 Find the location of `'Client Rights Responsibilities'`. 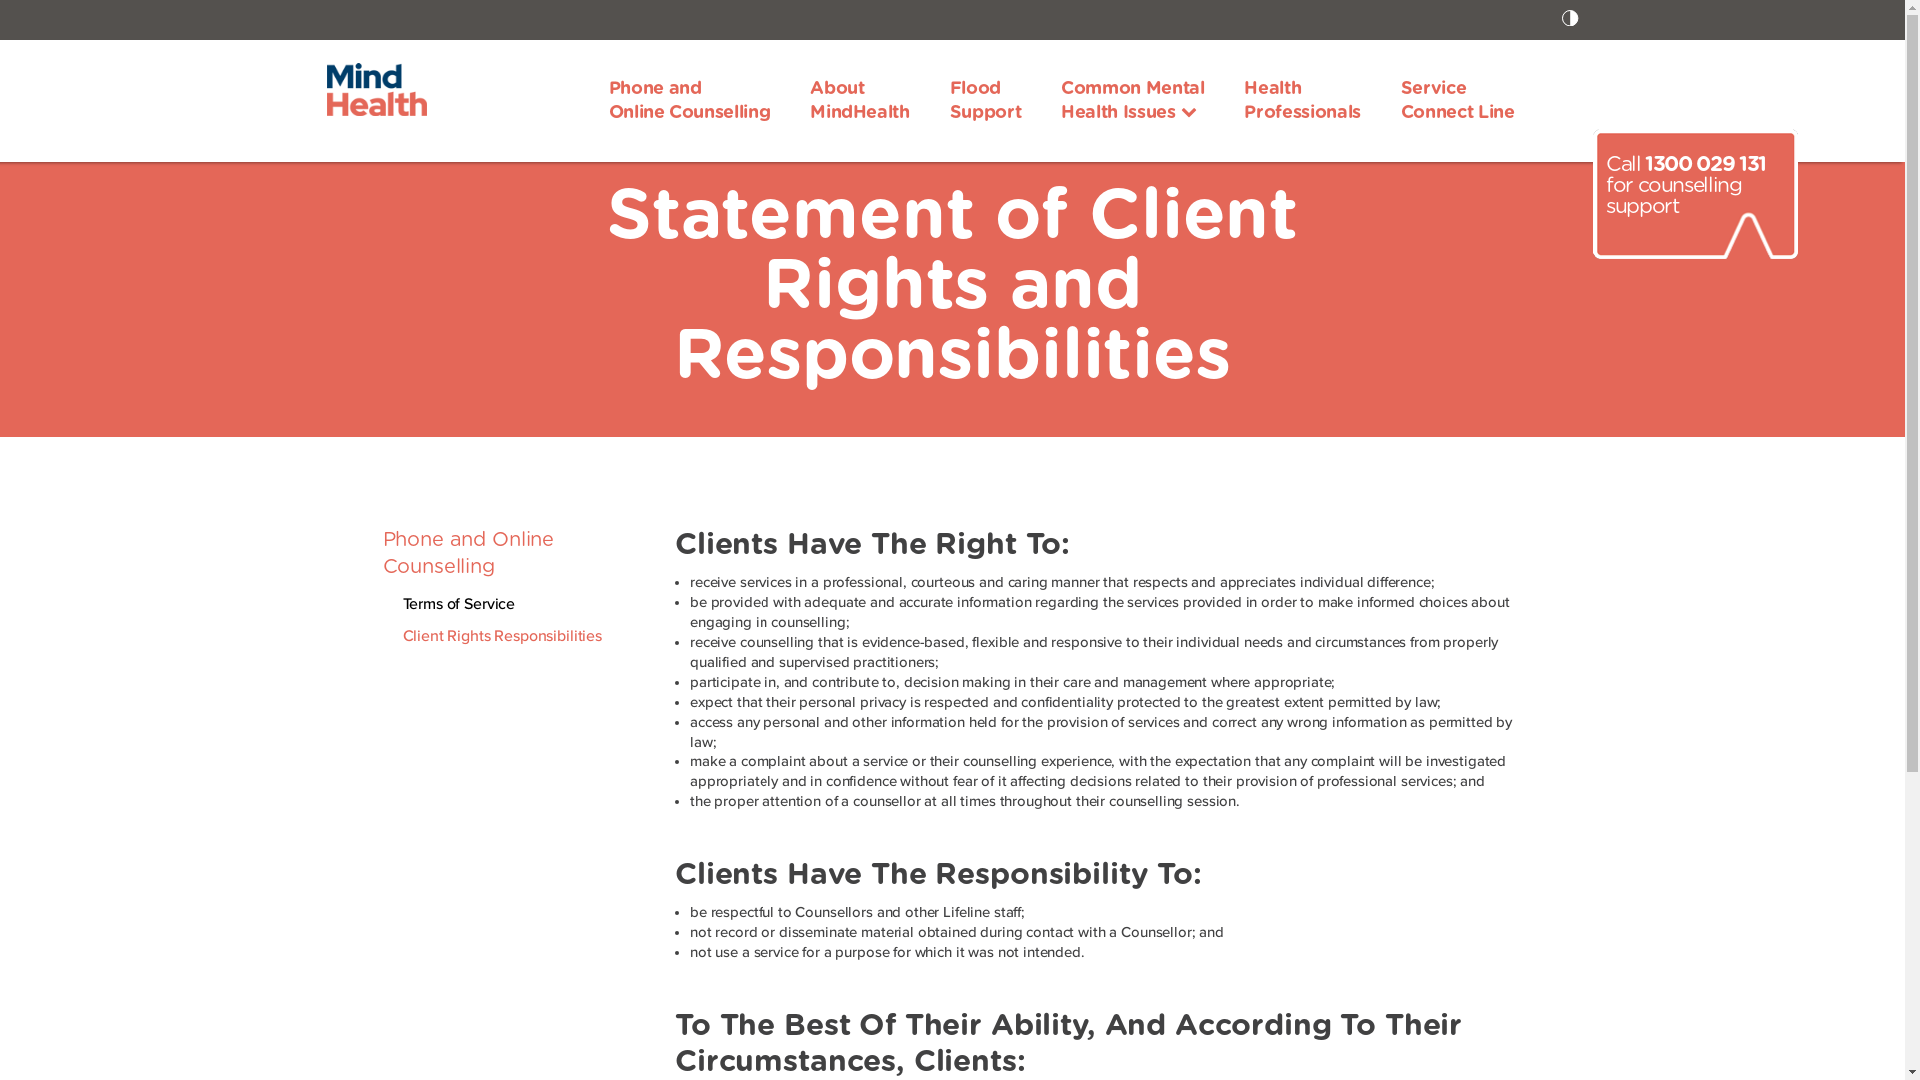

'Client Rights Responsibilities' is located at coordinates (502, 636).